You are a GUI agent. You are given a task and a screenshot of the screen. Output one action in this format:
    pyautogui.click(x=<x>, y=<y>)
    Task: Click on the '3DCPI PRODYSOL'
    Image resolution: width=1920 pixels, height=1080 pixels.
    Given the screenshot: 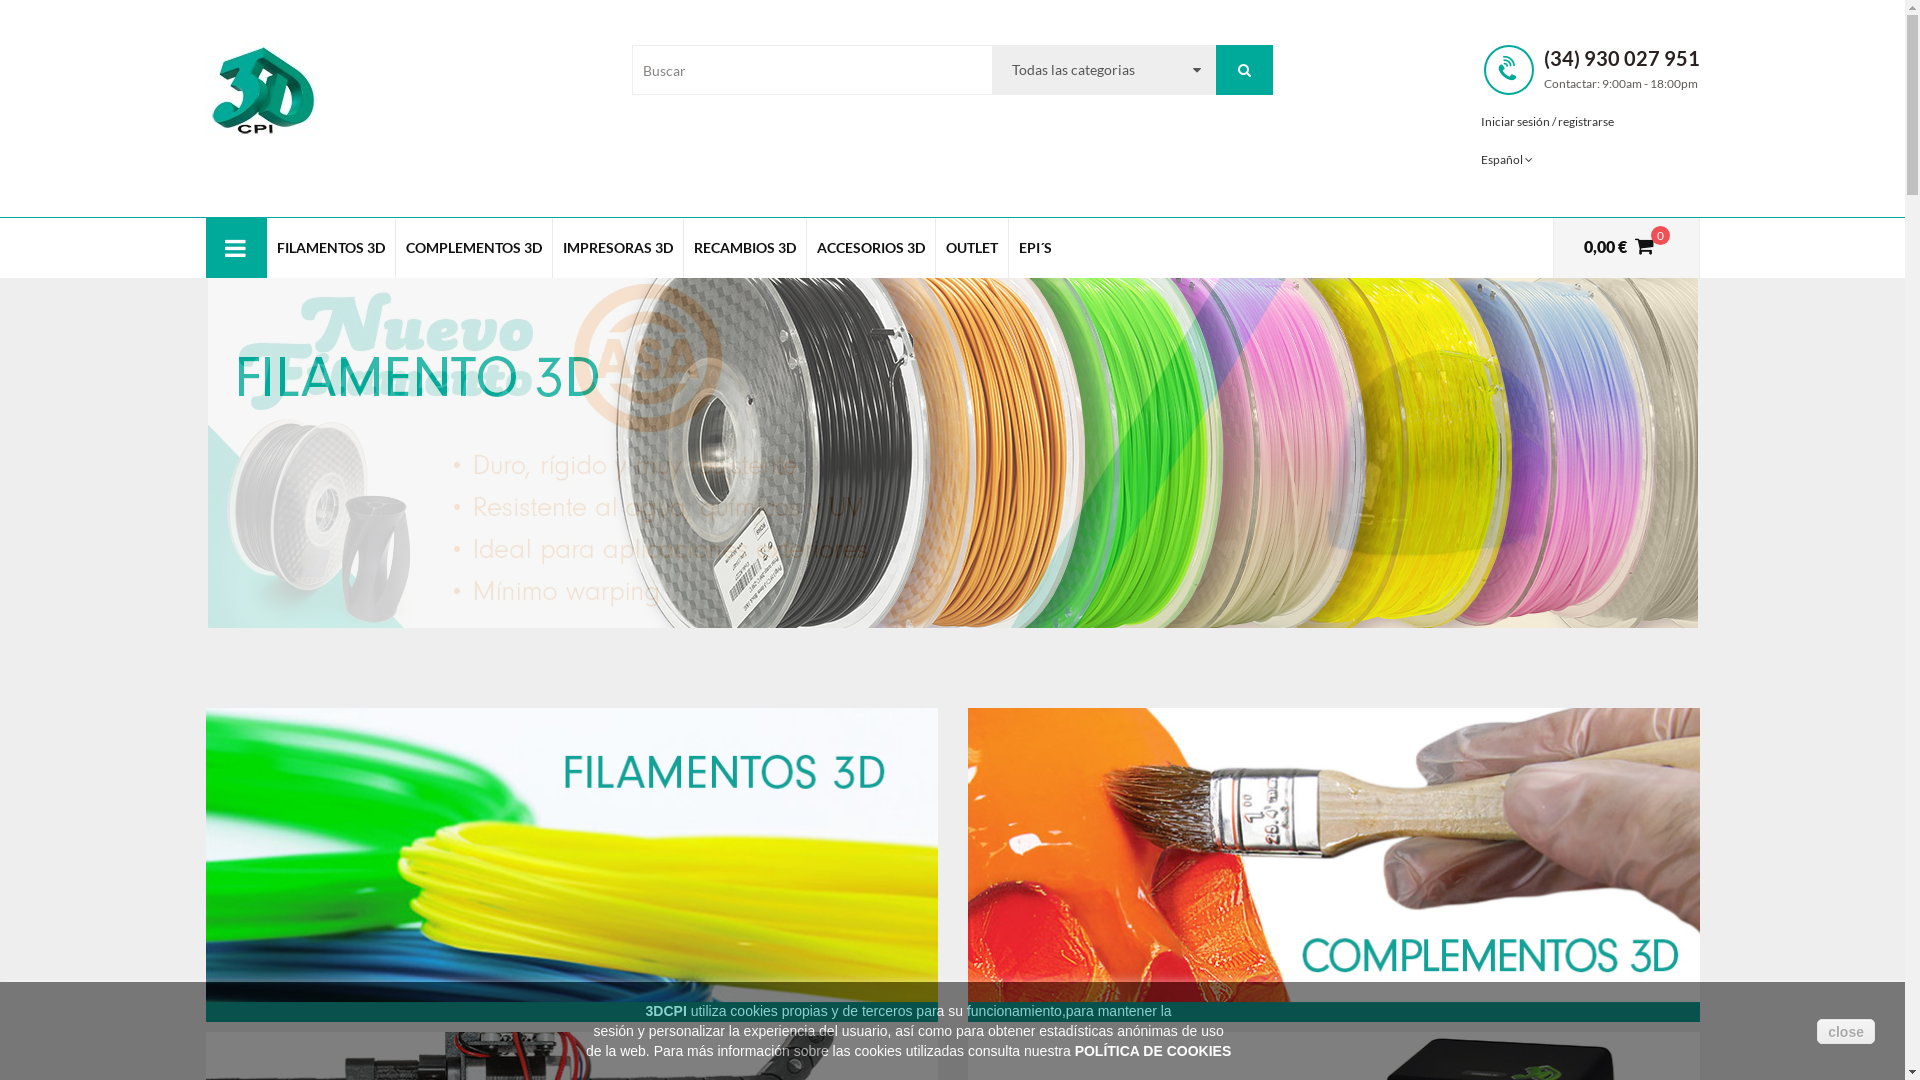 What is the action you would take?
    pyautogui.click(x=262, y=86)
    